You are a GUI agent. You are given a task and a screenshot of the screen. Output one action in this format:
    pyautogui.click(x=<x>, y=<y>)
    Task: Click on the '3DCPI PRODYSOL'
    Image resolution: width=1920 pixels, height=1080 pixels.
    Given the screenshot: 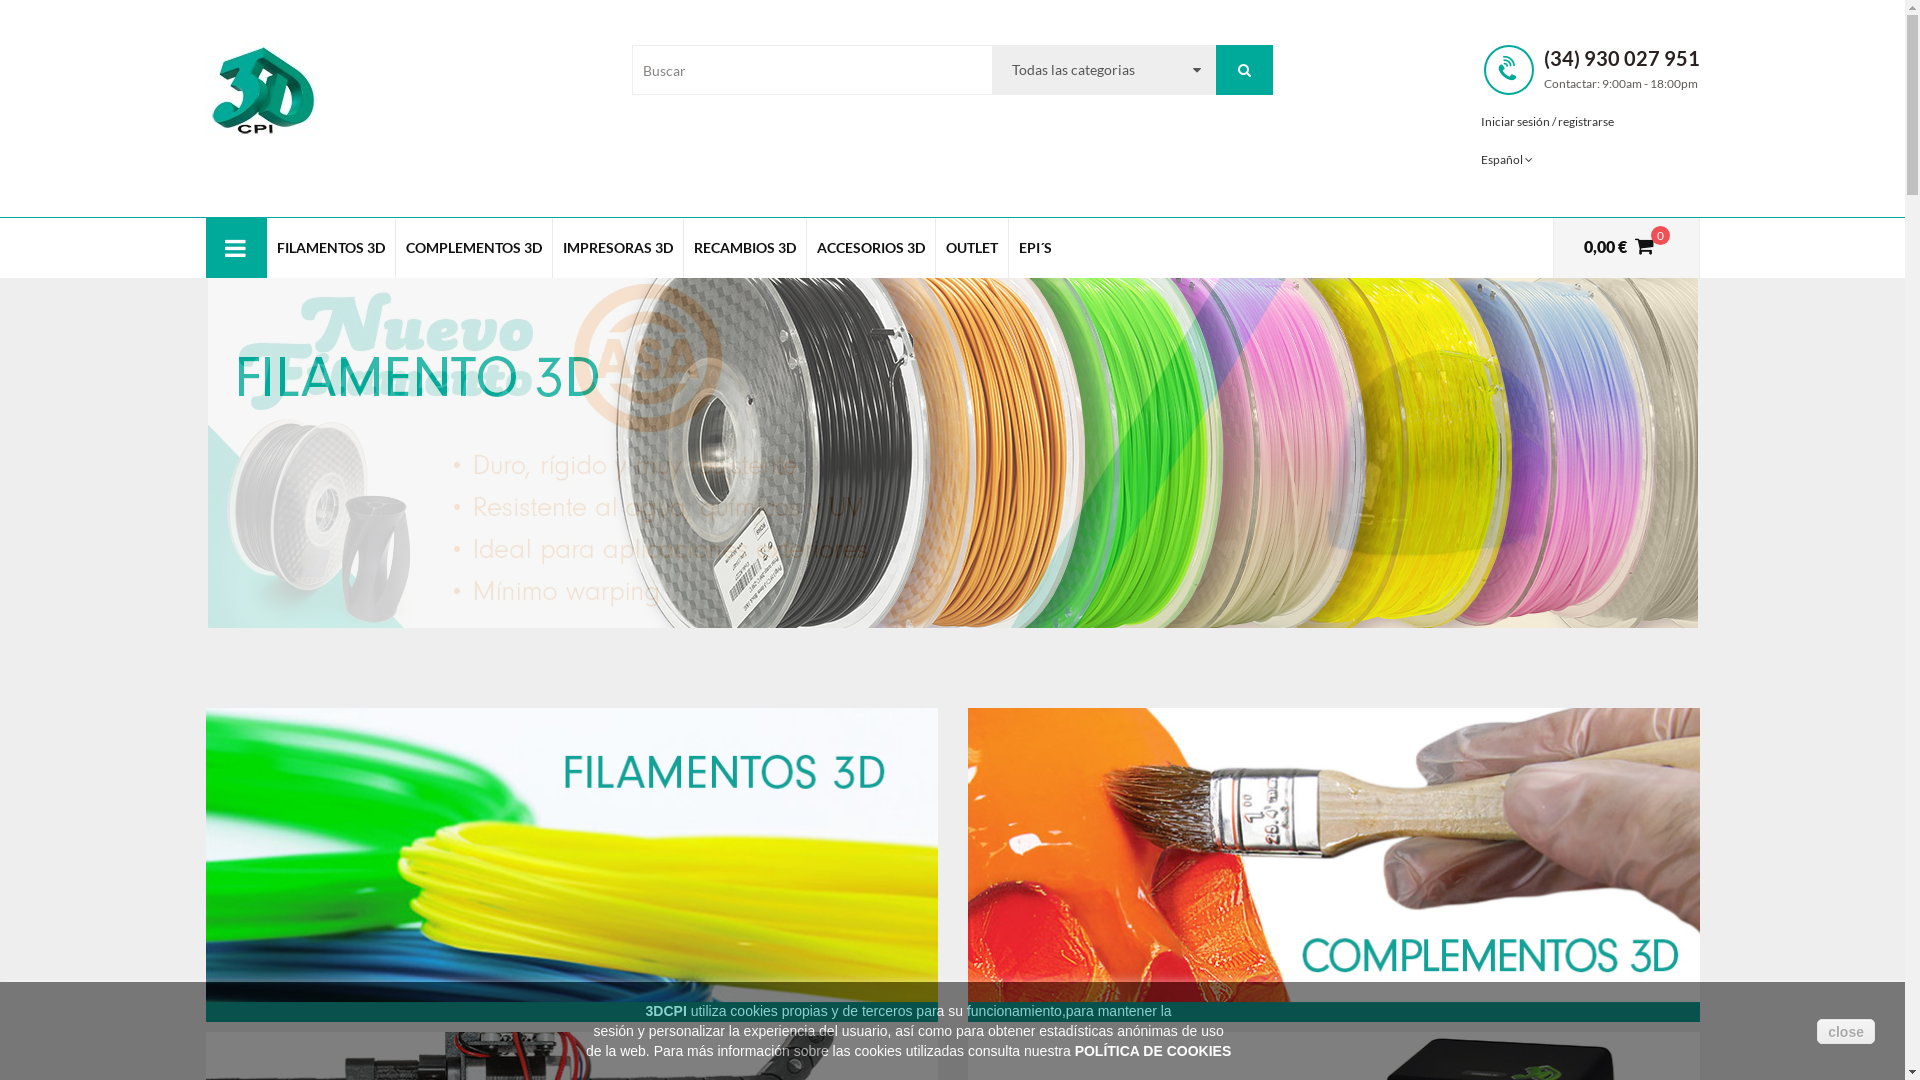 What is the action you would take?
    pyautogui.click(x=262, y=86)
    